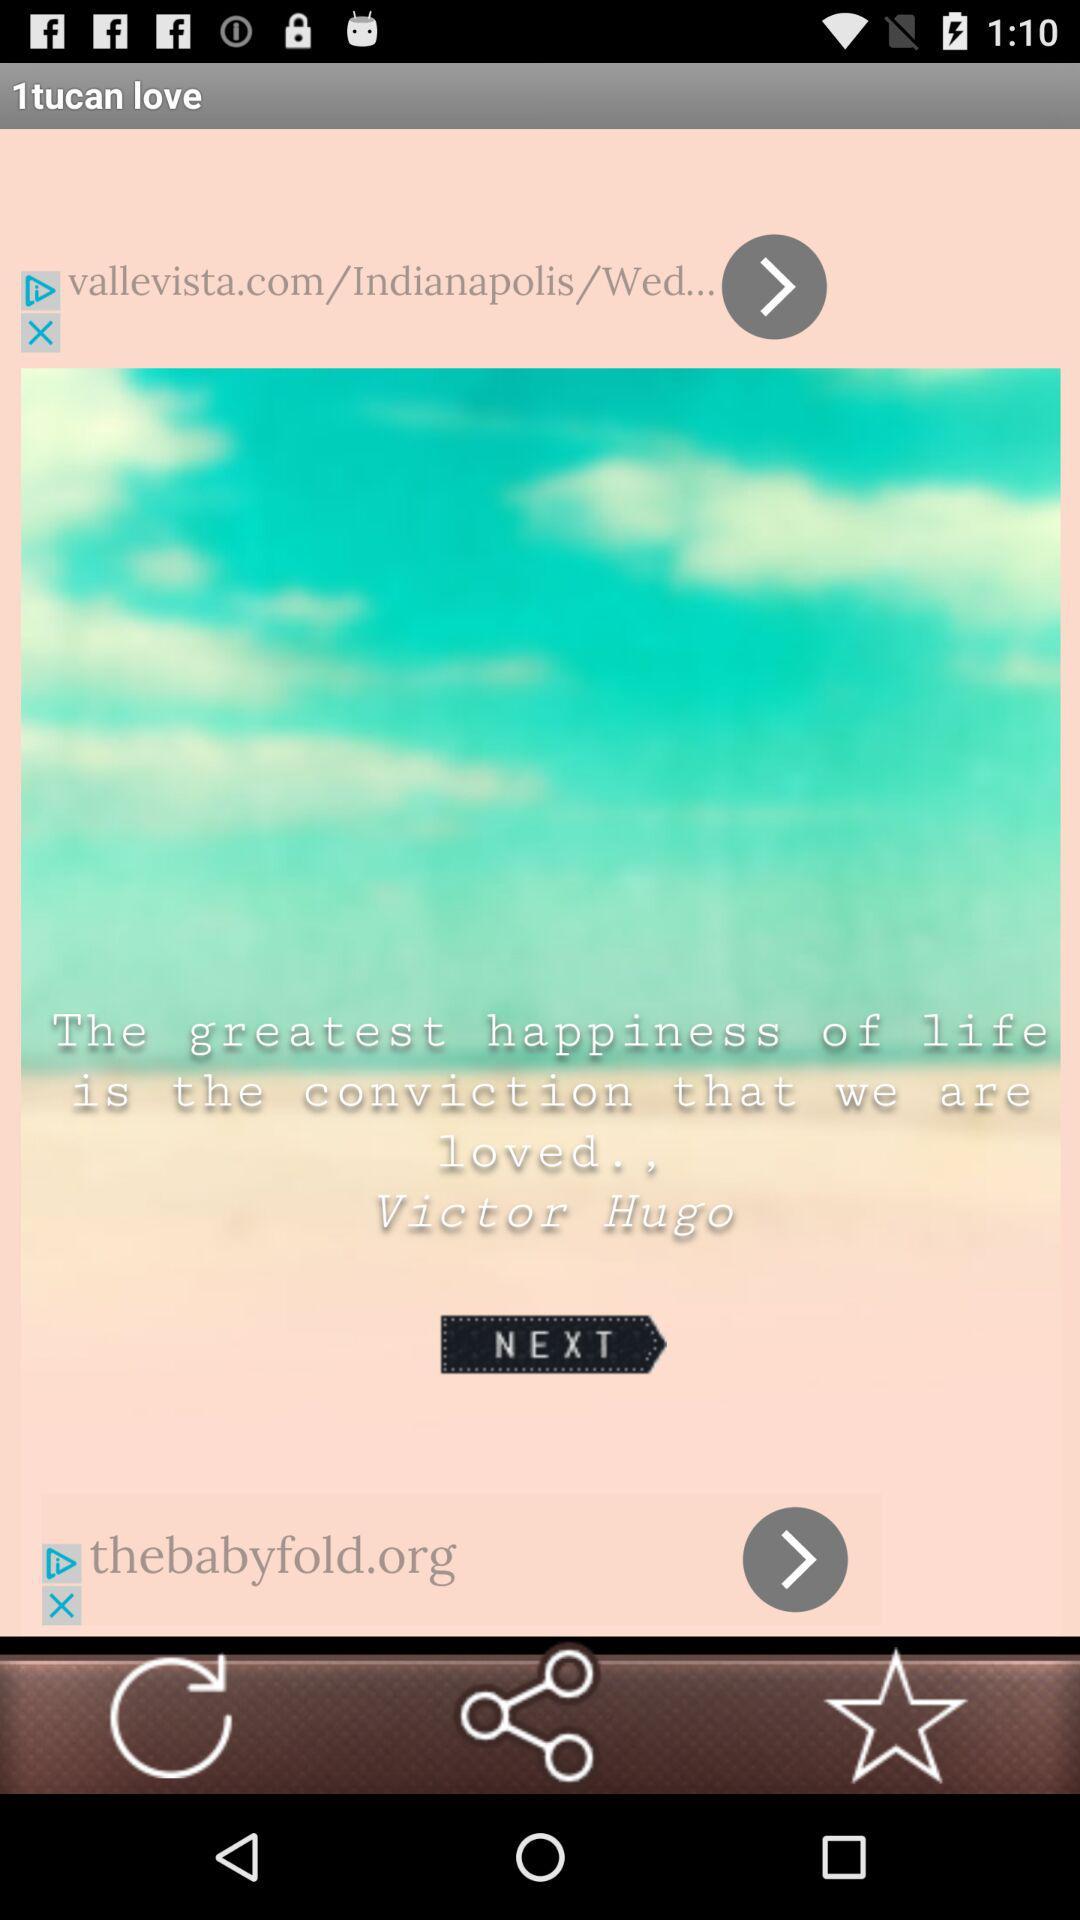  What do you see at coordinates (525, 1714) in the screenshot?
I see `share the file` at bounding box center [525, 1714].